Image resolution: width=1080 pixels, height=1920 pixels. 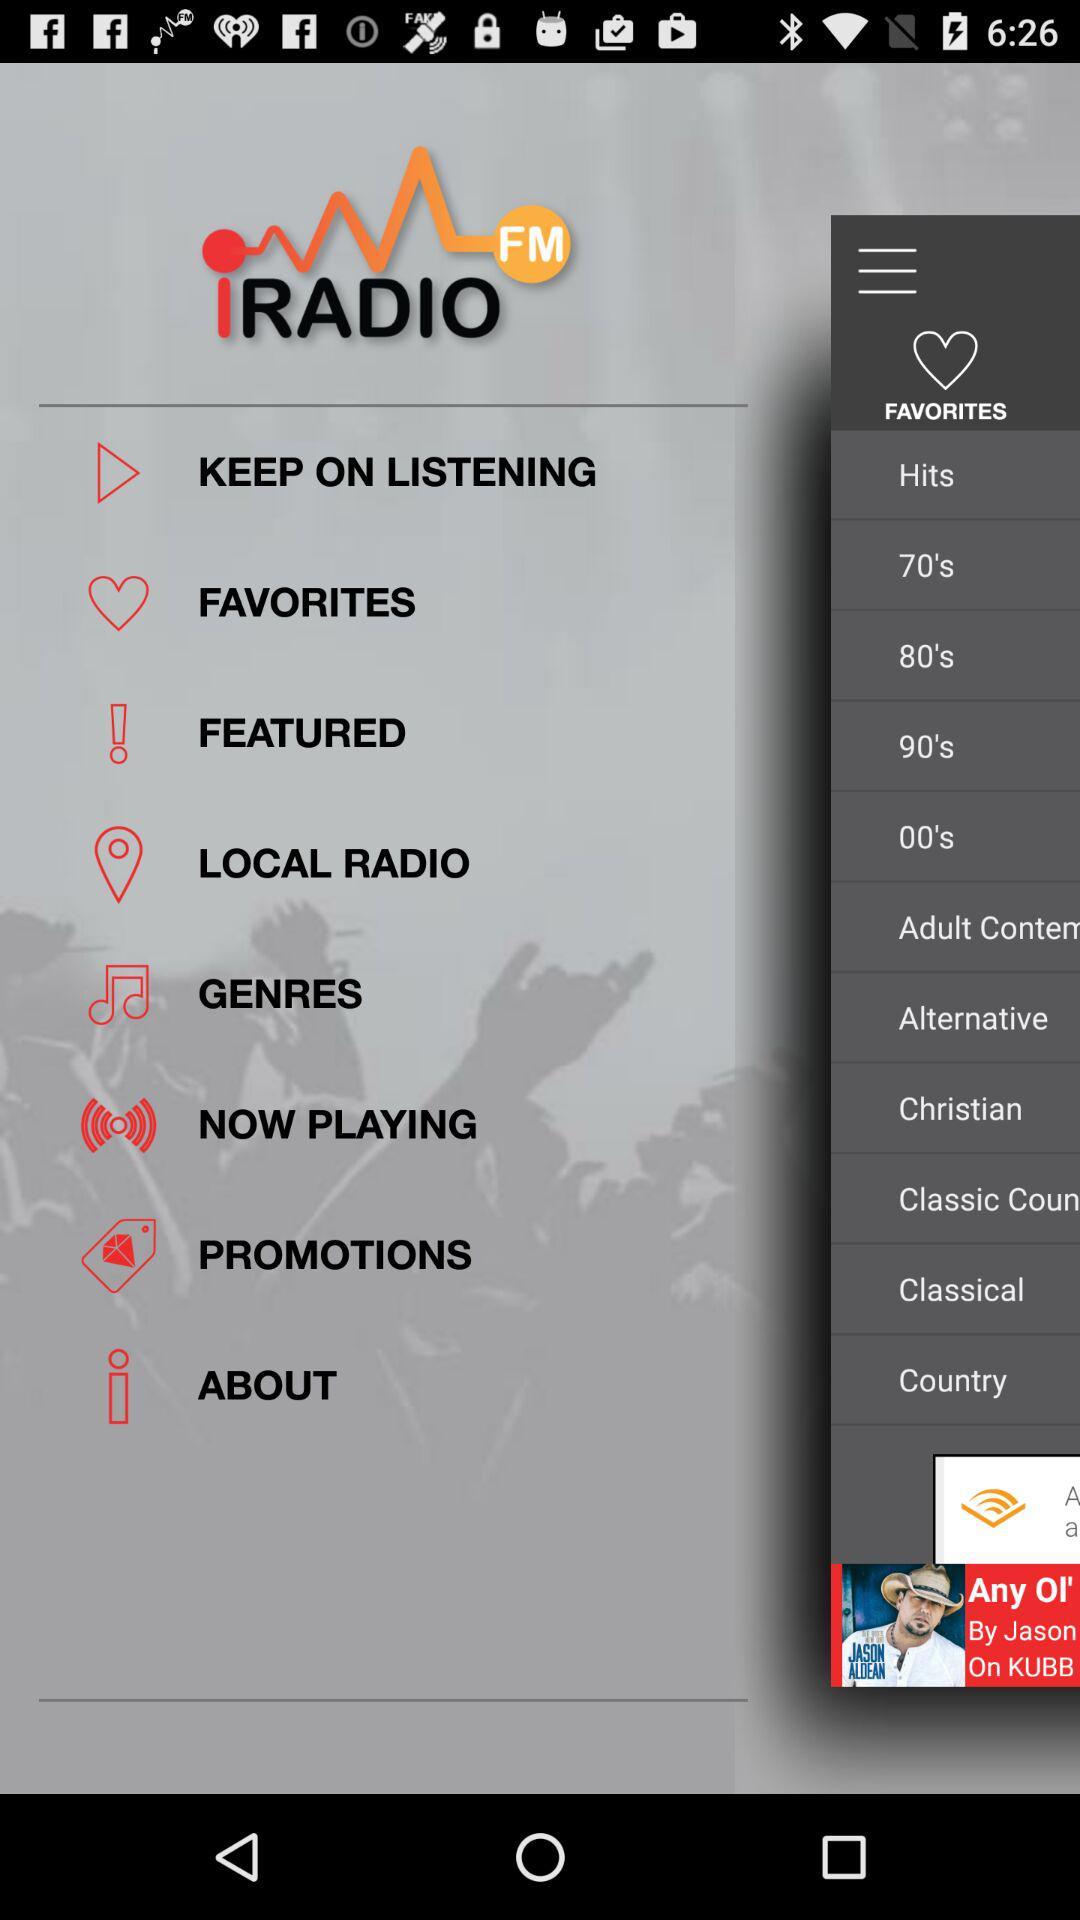 I want to click on more options, so click(x=885, y=270).